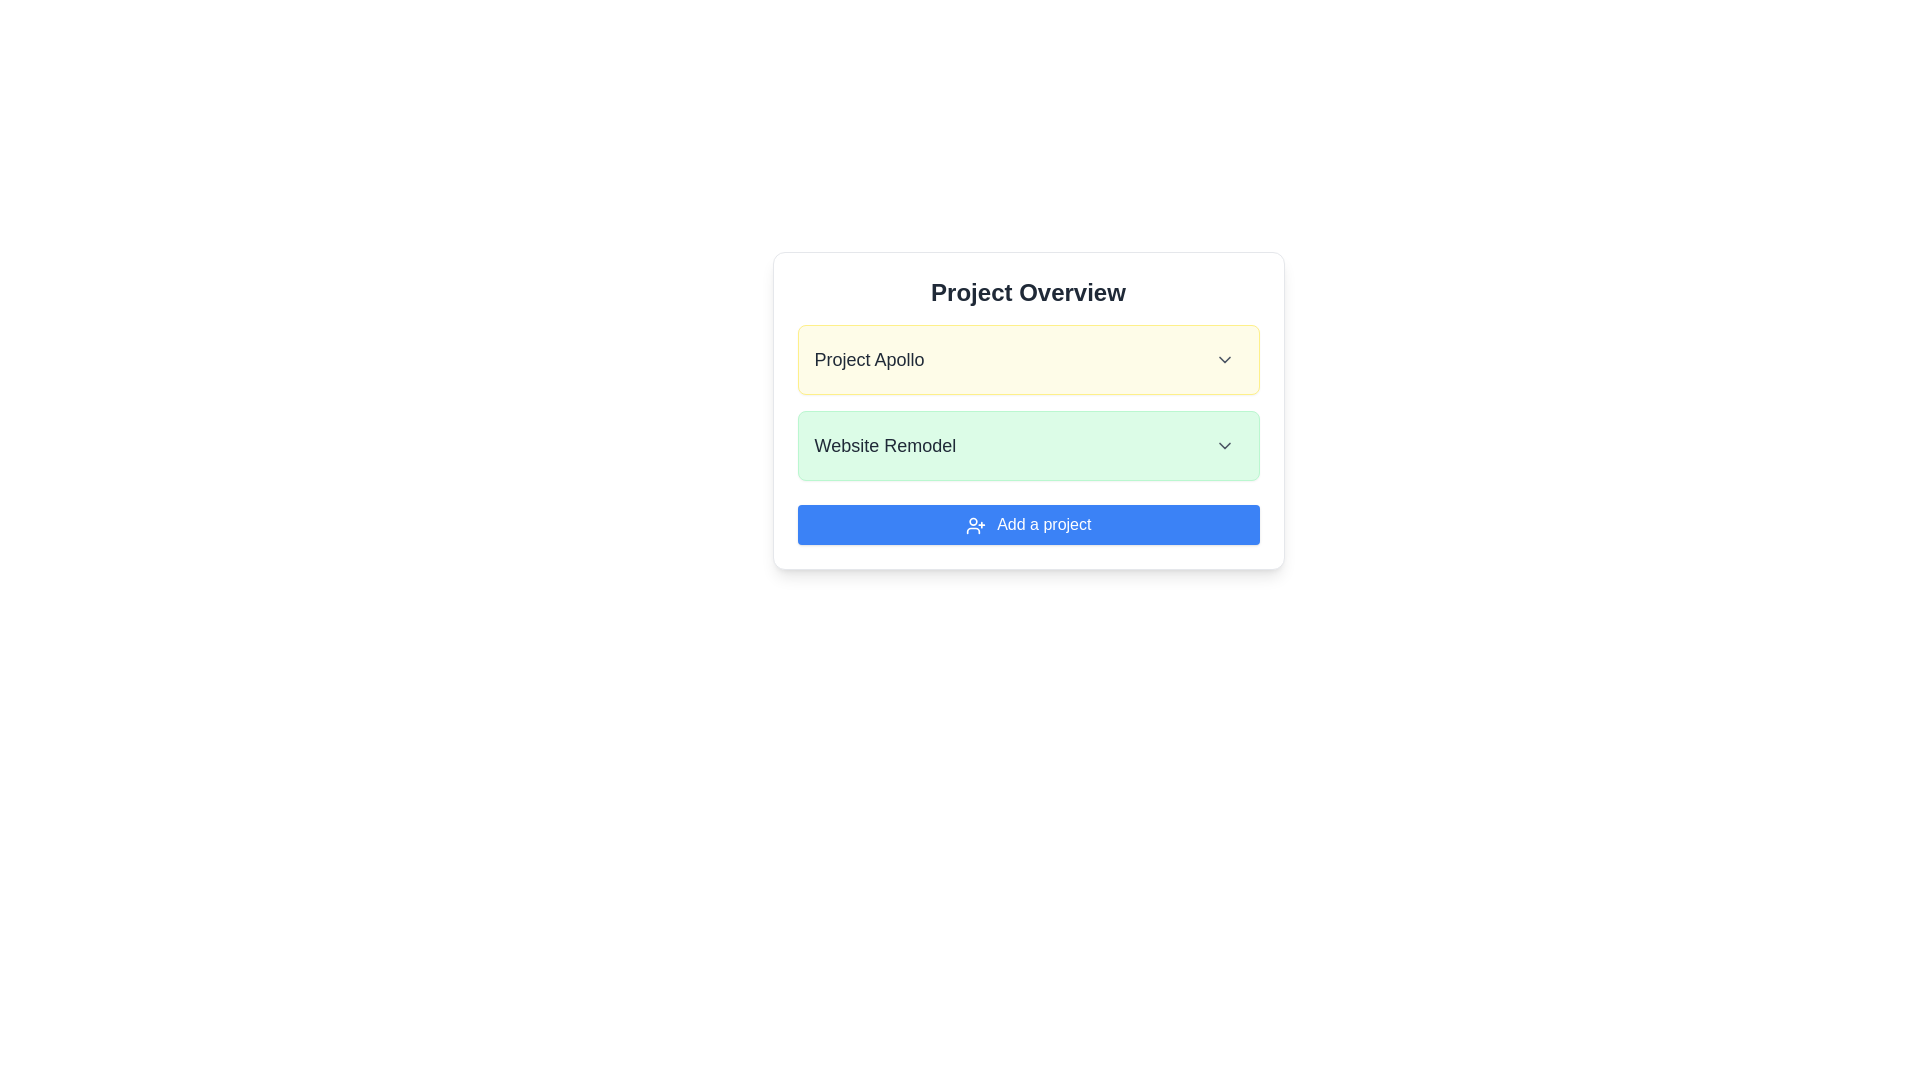 This screenshot has height=1080, width=1920. Describe the element at coordinates (1223, 445) in the screenshot. I see `the dropdown indicator icon located inside the 'Website Remodel' box, which features a downward-pointing chevron and is positioned to the far right within the dropdown menu` at that location.